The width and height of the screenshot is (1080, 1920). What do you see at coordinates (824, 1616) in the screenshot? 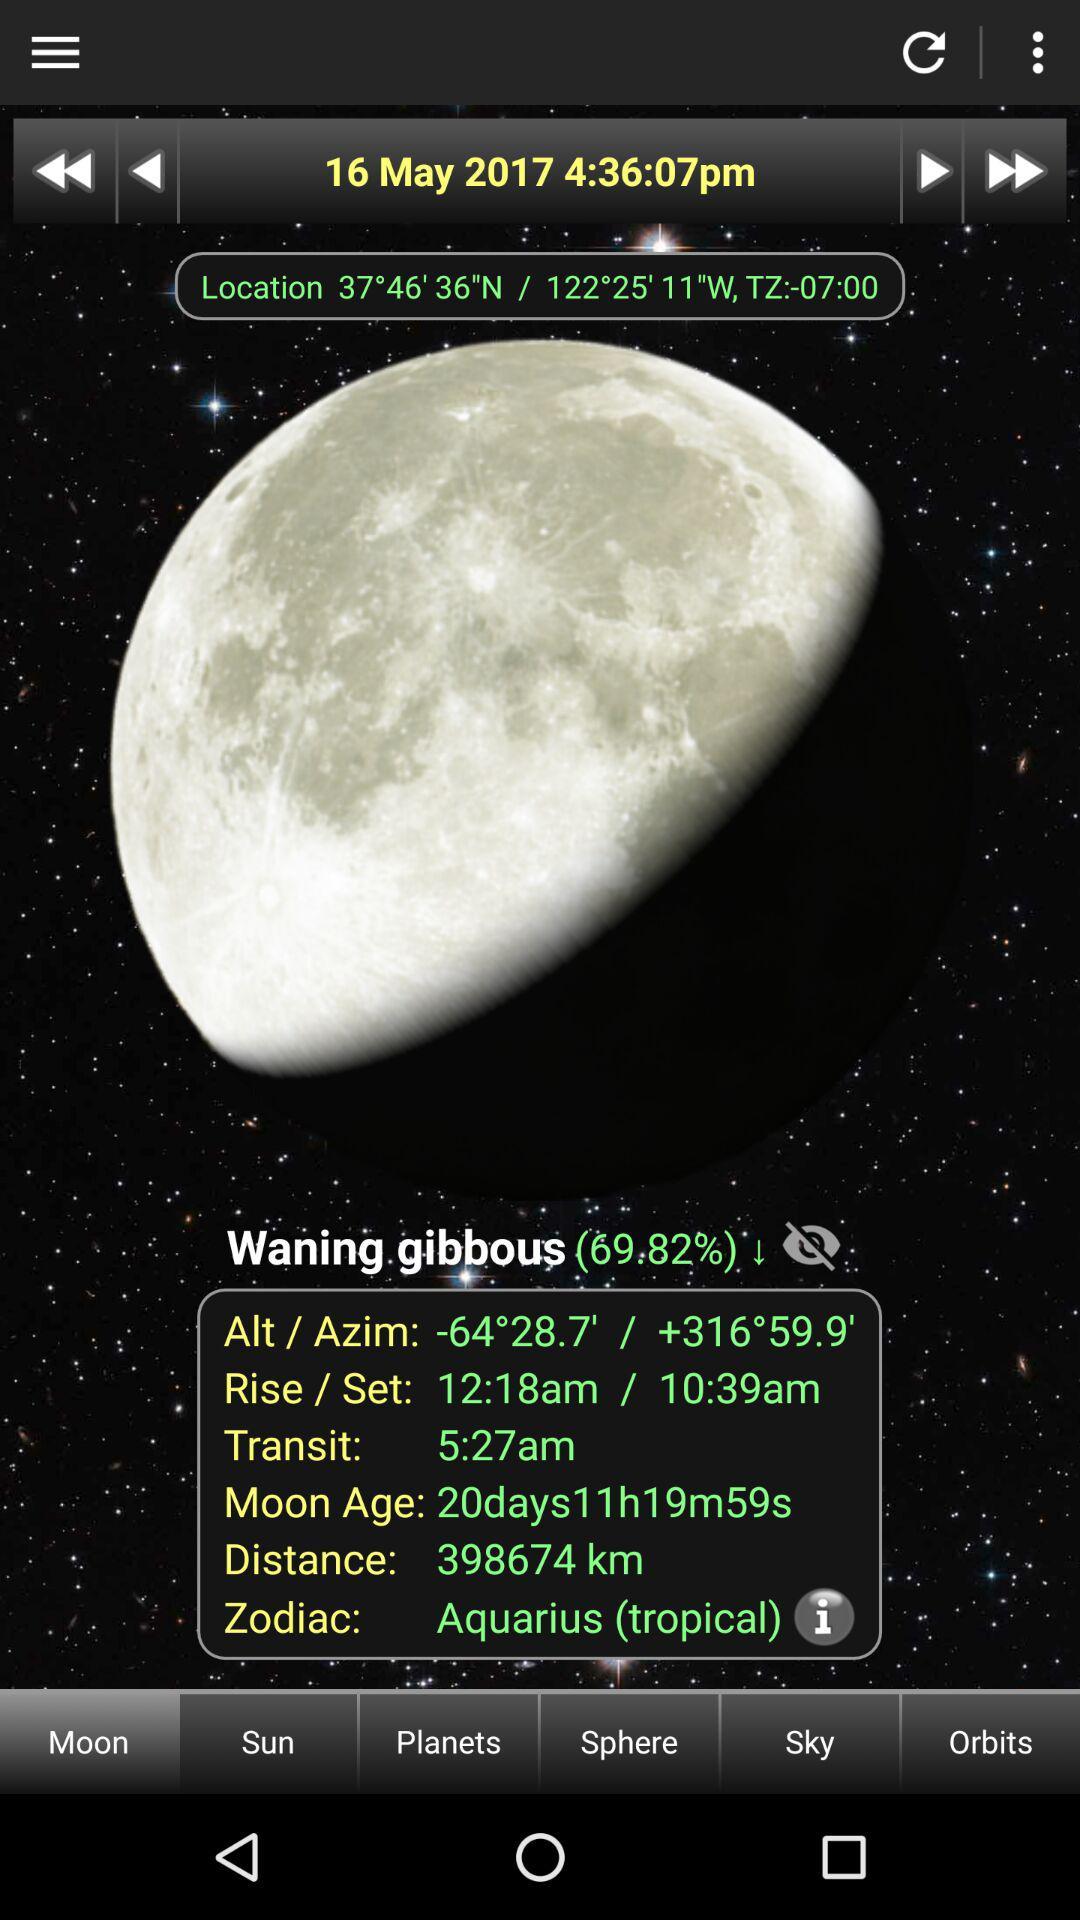
I see `aquarius information/details` at bounding box center [824, 1616].